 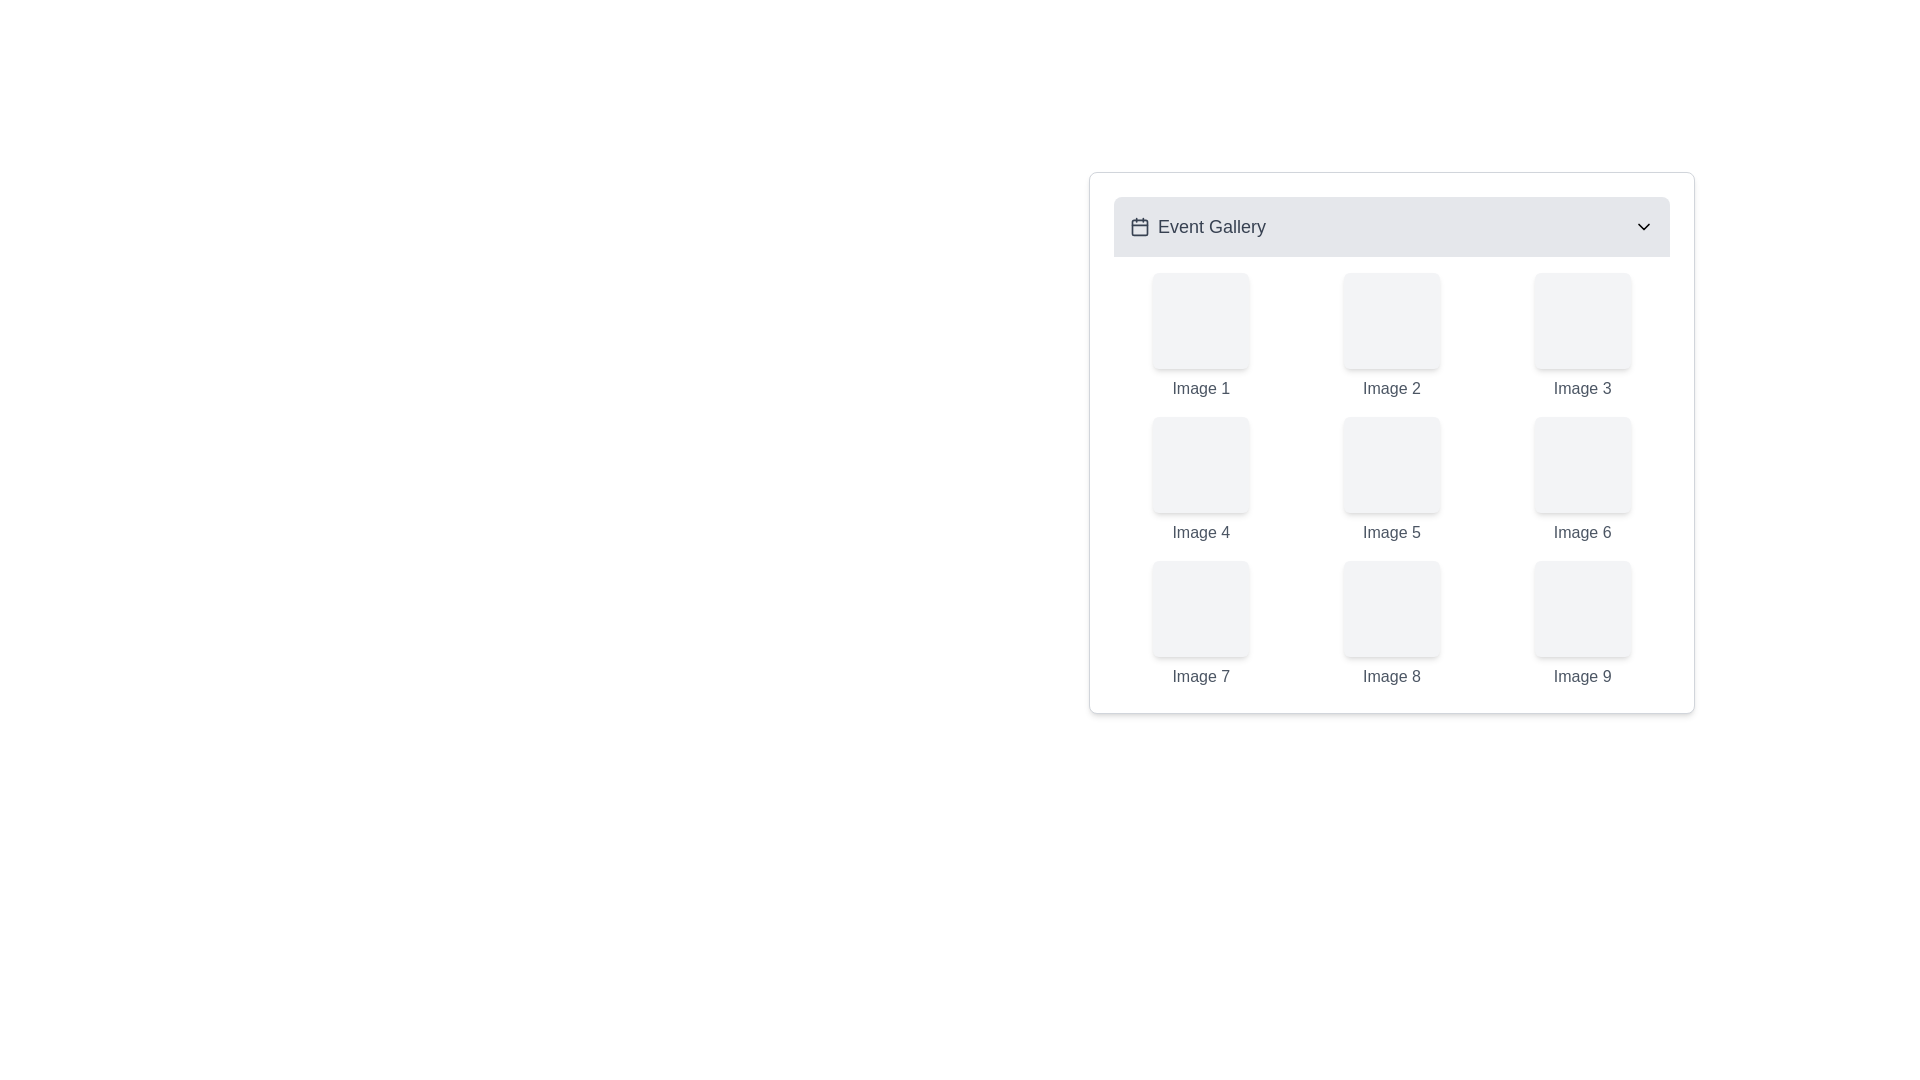 I want to click on the text label displaying 'Image 5', which is located in the second column of the second row in a grid layout, below the corresponding thumbnail placeholder, so click(x=1391, y=531).